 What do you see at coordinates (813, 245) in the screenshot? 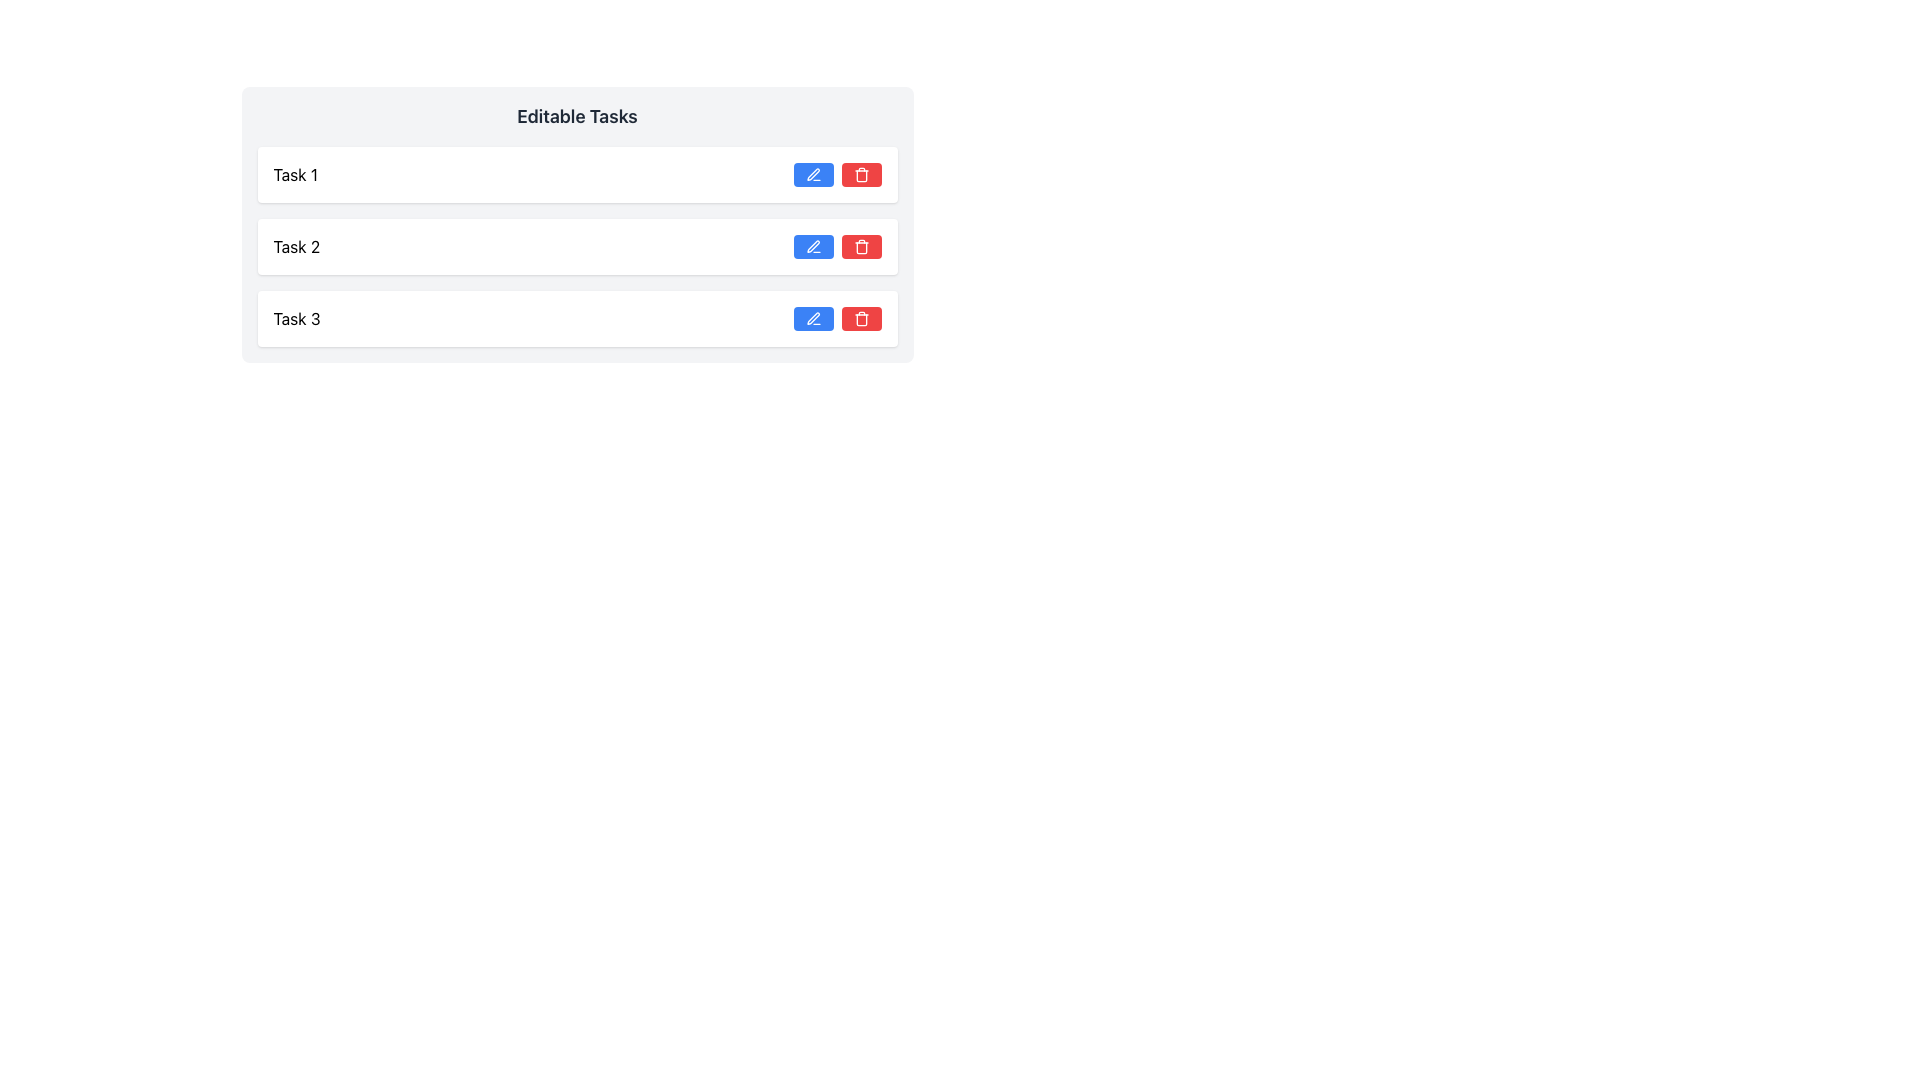
I see `the blue edit button located at the far right of the second task row to initiate edit mode for the associated task` at bounding box center [813, 245].